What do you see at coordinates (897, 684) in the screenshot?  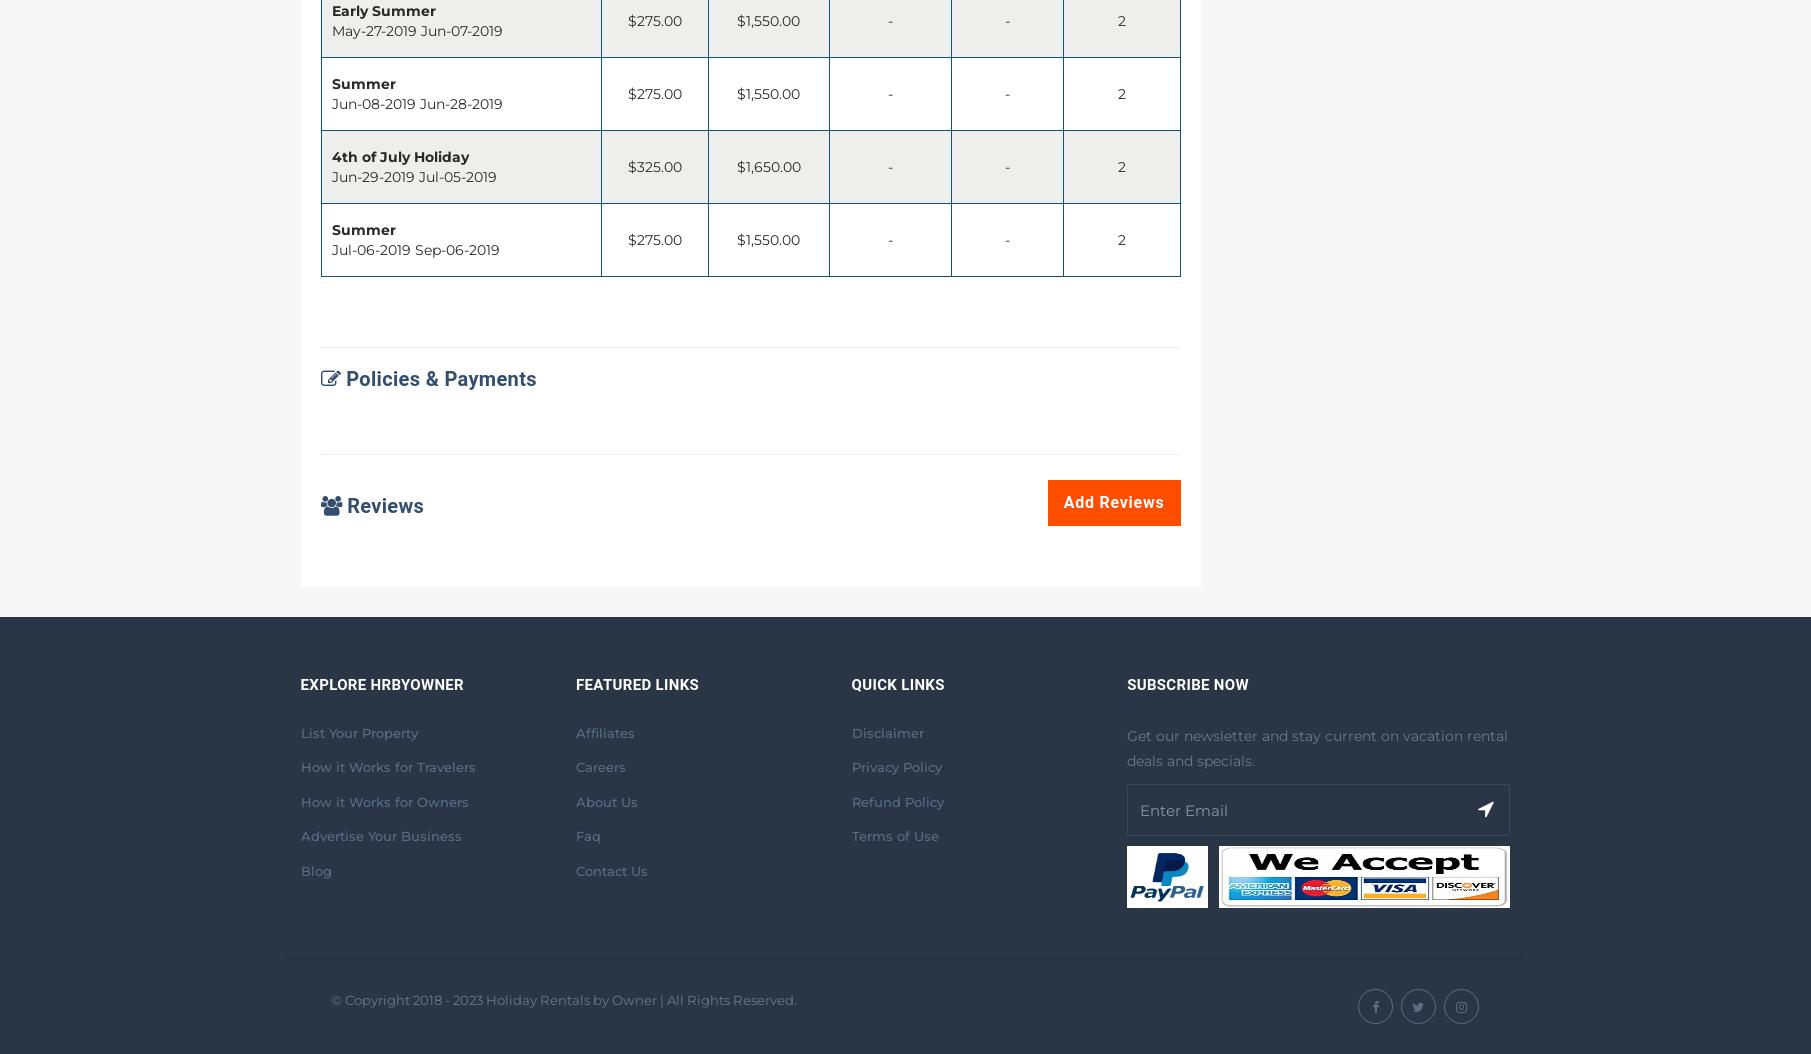 I see `'QUICK LINKS'` at bounding box center [897, 684].